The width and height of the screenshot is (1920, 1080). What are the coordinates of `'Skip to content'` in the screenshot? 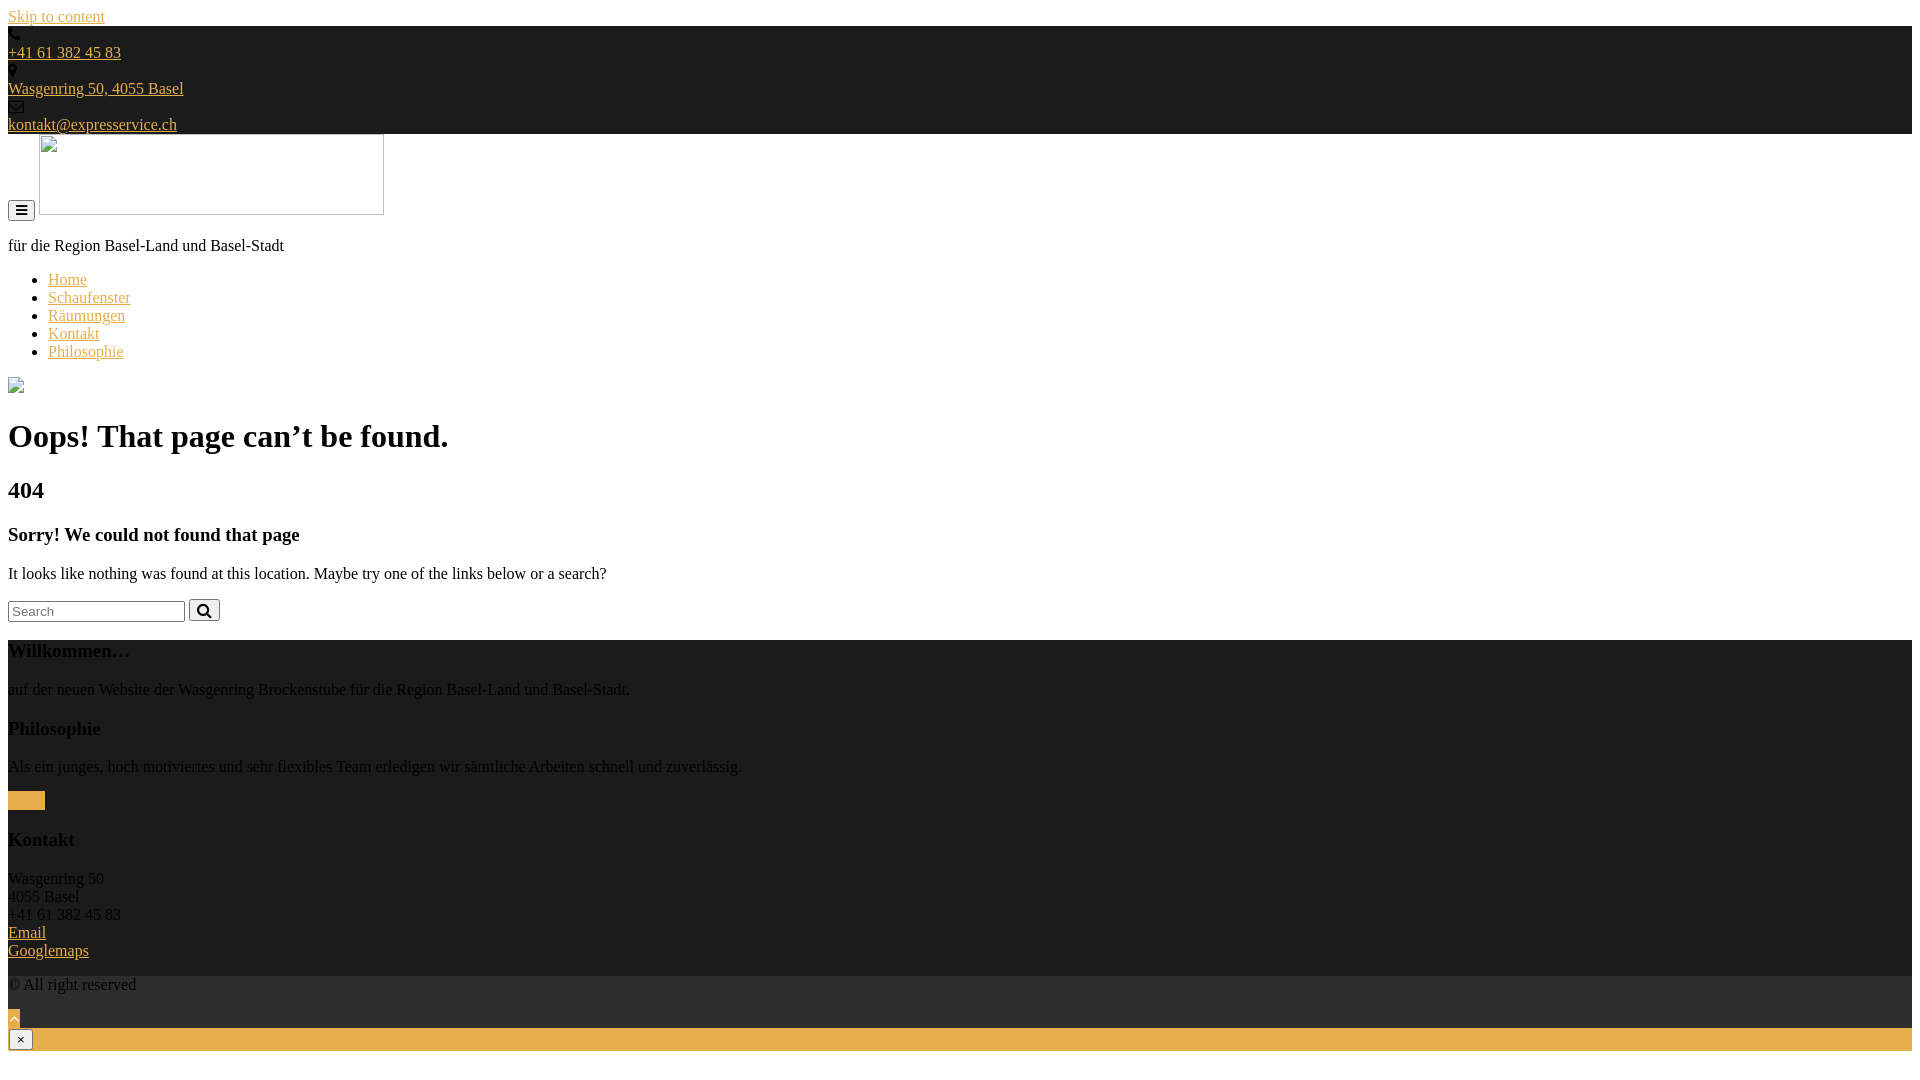 It's located at (56, 16).